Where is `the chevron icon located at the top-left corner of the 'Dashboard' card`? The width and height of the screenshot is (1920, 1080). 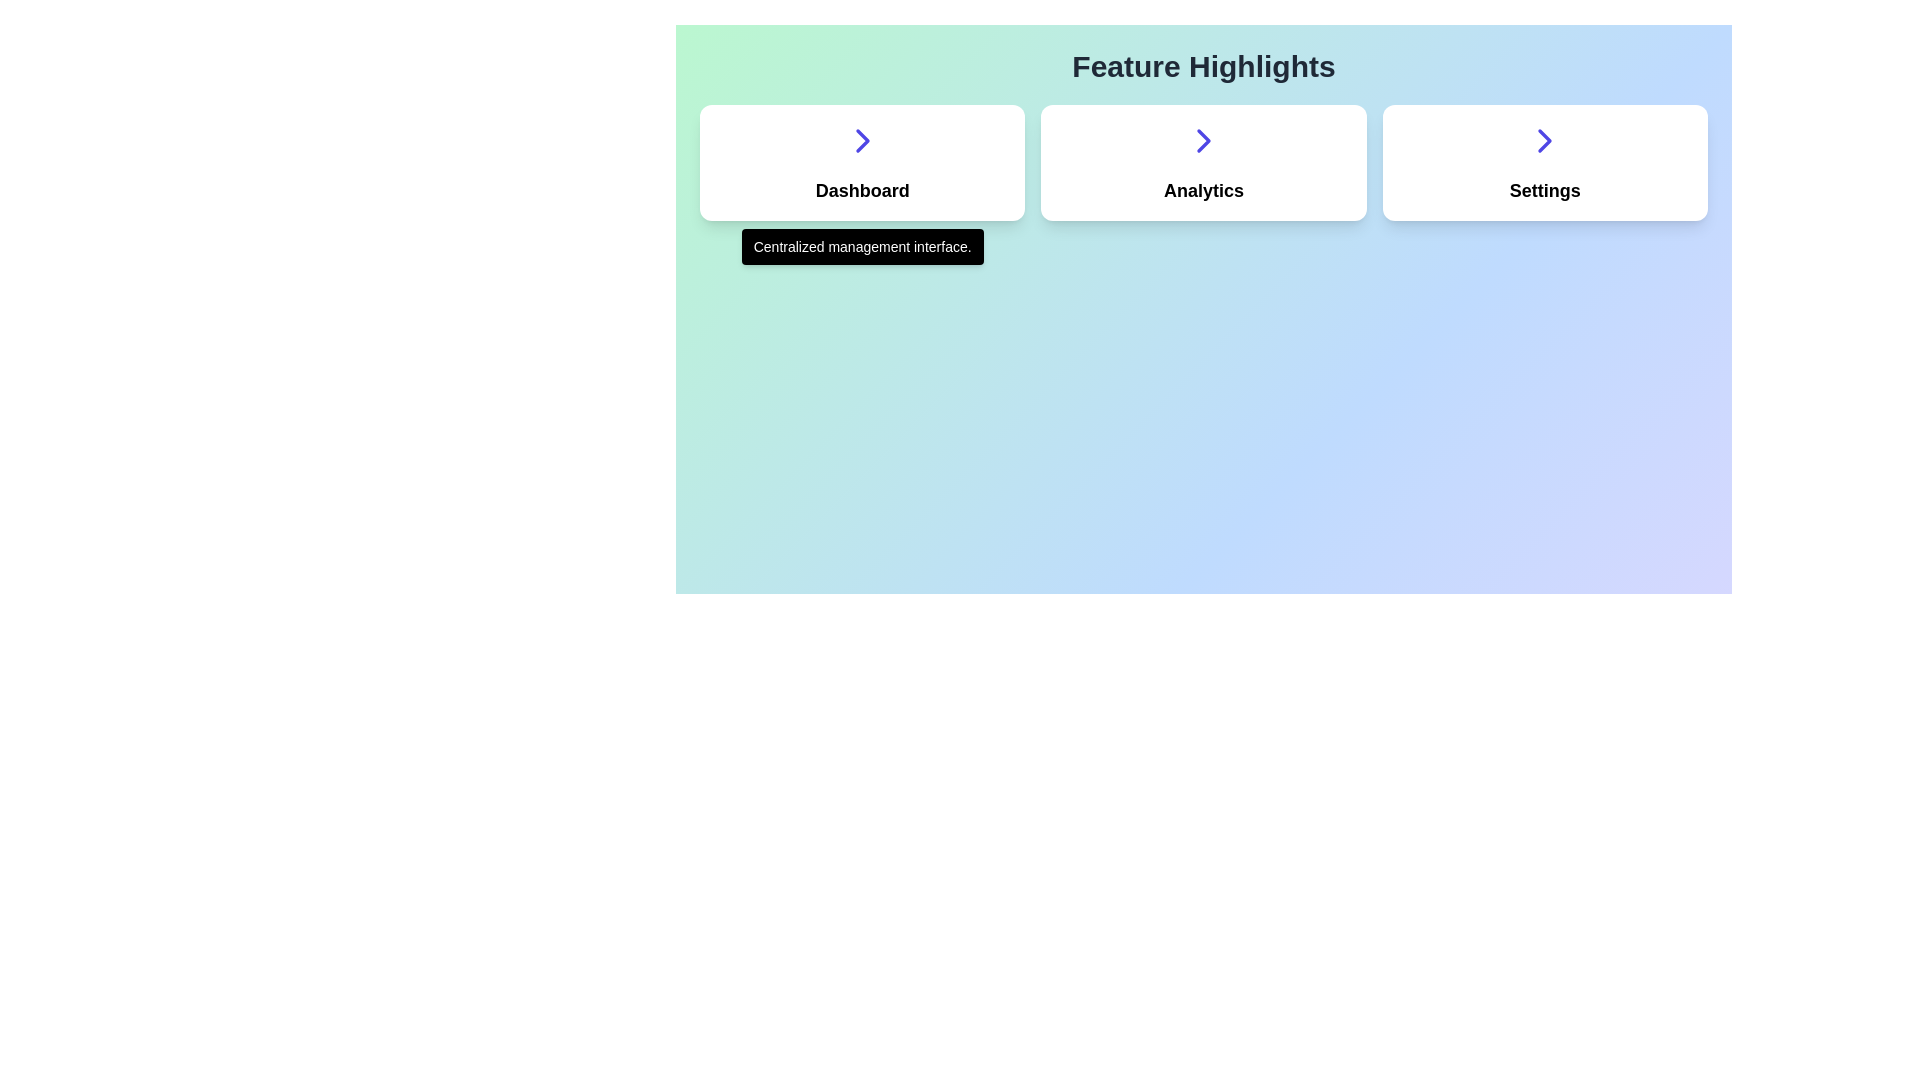
the chevron icon located at the top-left corner of the 'Dashboard' card is located at coordinates (862, 140).